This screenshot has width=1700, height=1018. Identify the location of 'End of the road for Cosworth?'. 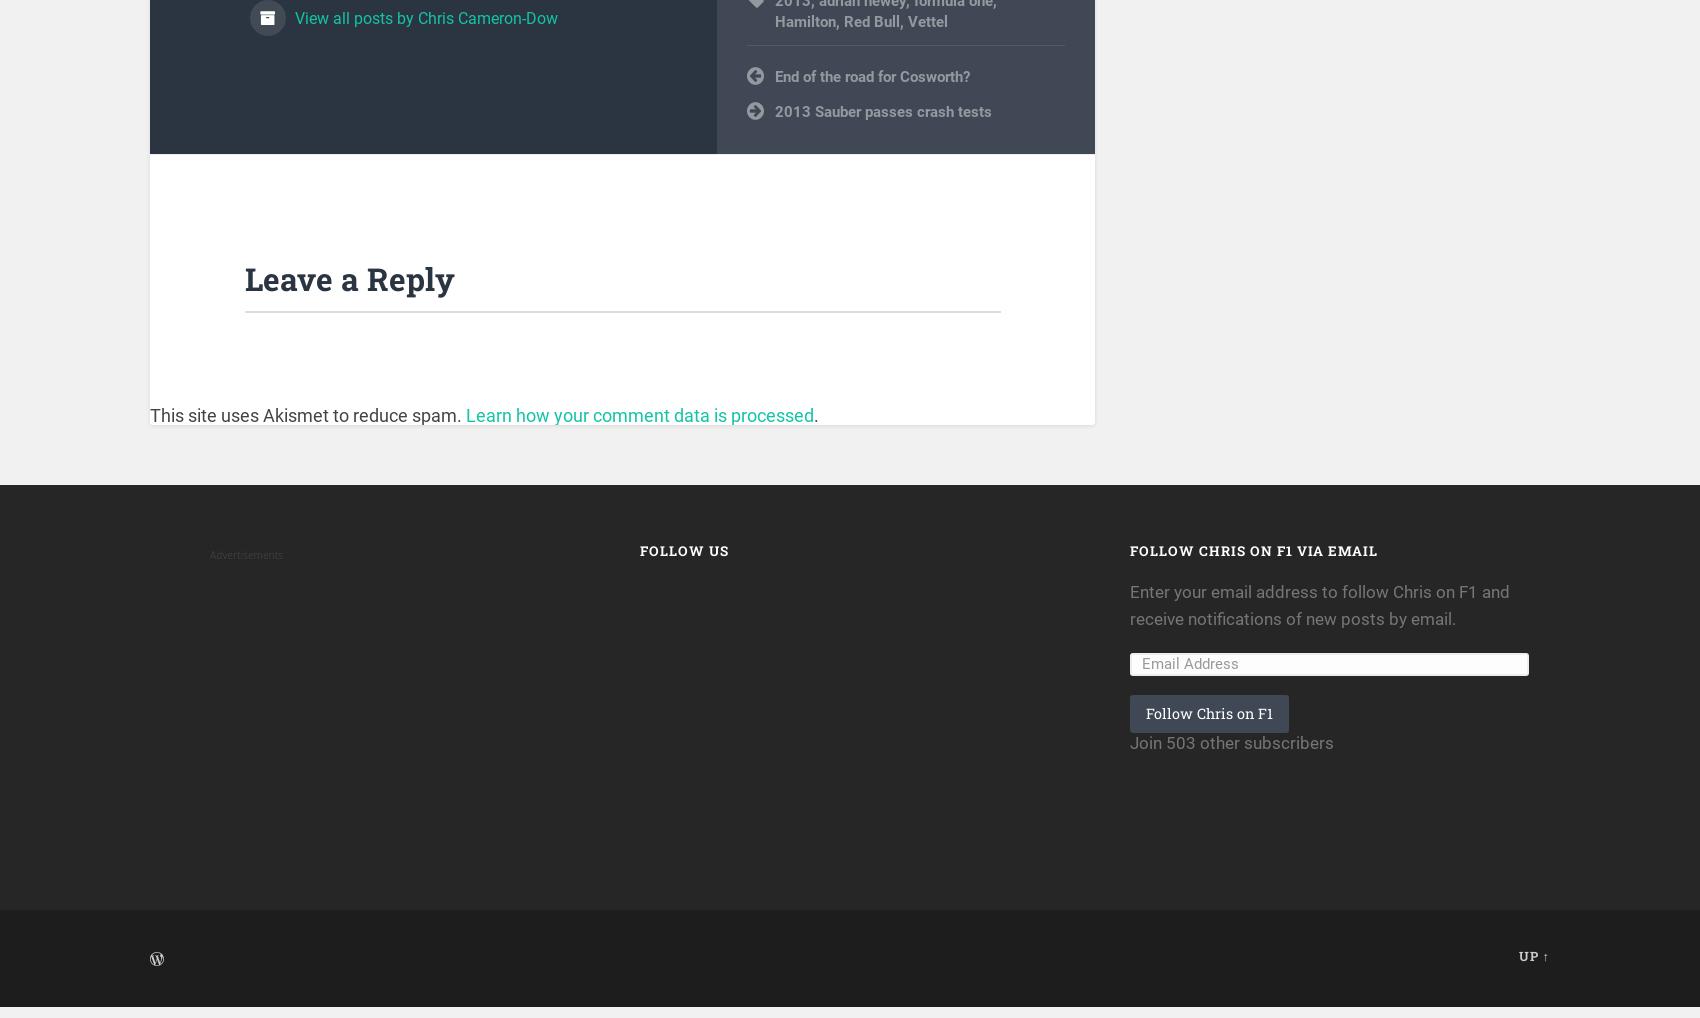
(872, 88).